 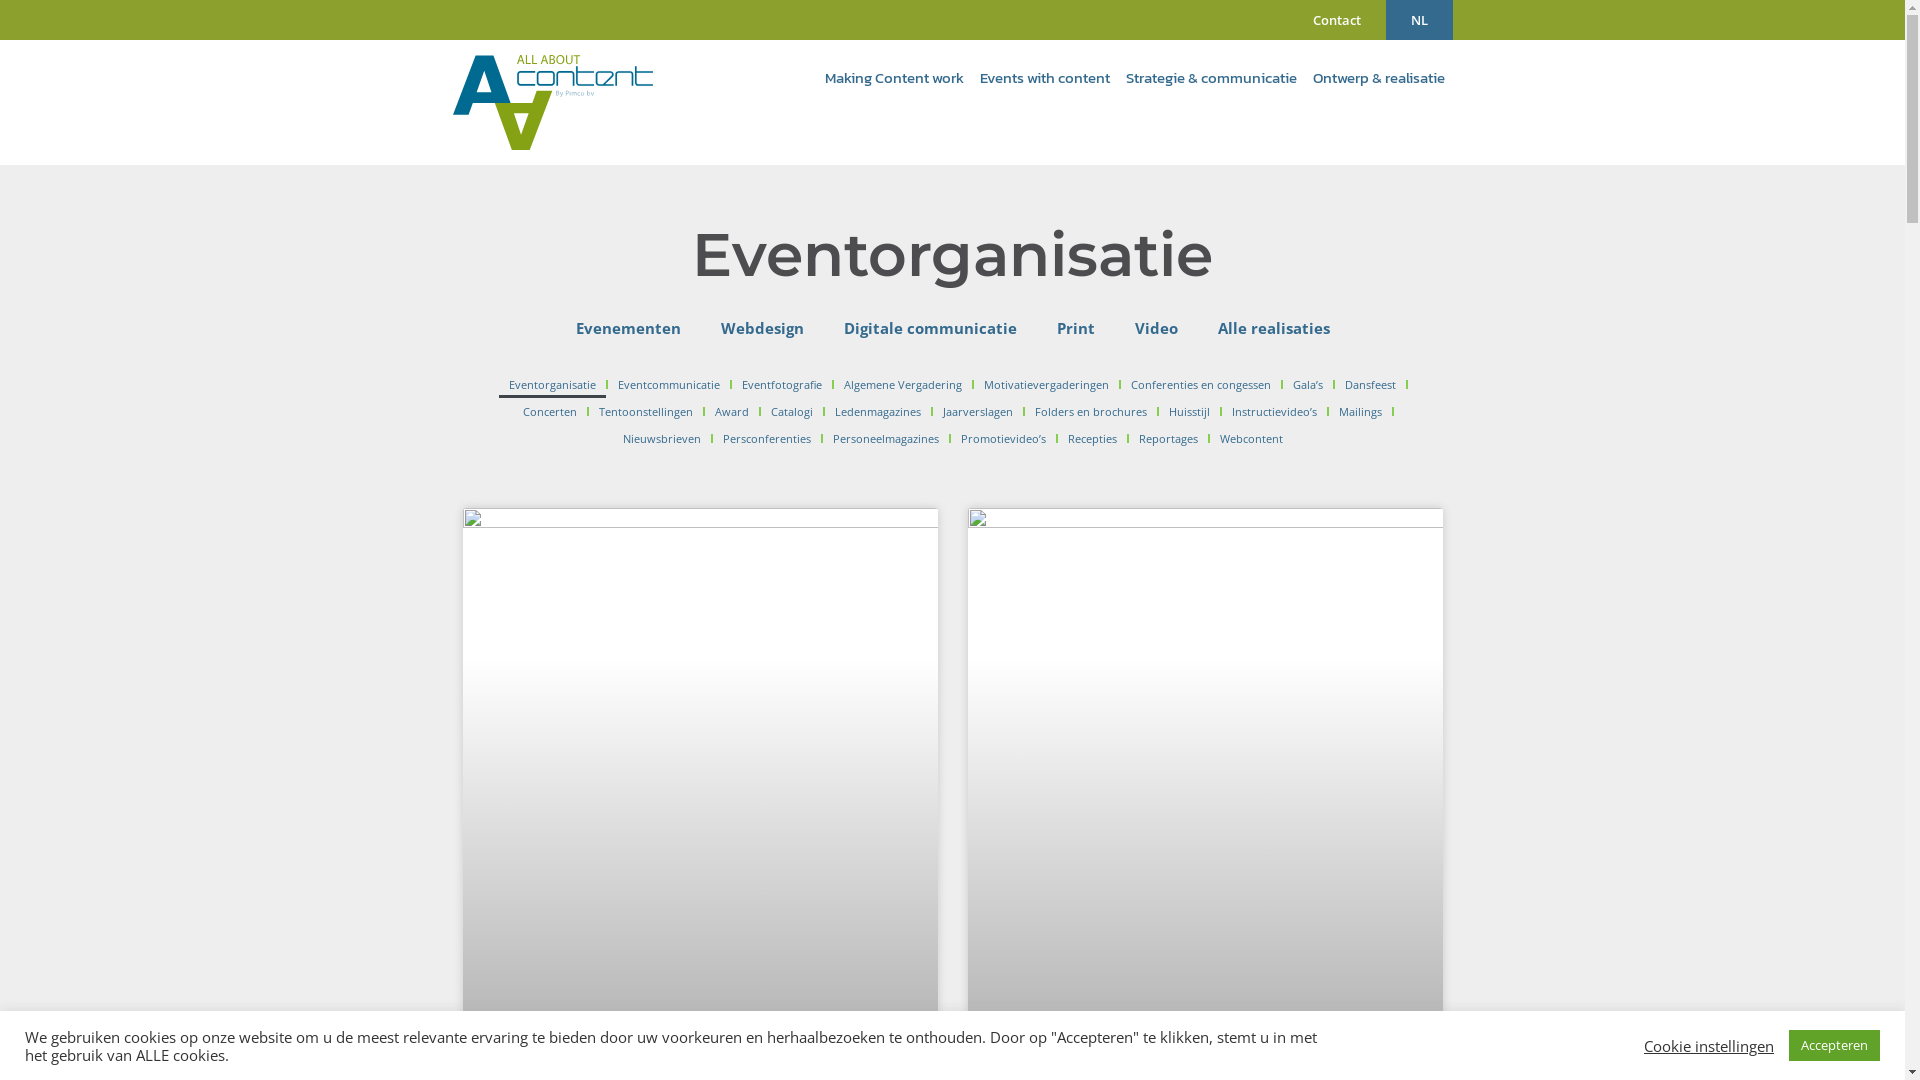 What do you see at coordinates (1210, 76) in the screenshot?
I see `'Strategie & communicatie'` at bounding box center [1210, 76].